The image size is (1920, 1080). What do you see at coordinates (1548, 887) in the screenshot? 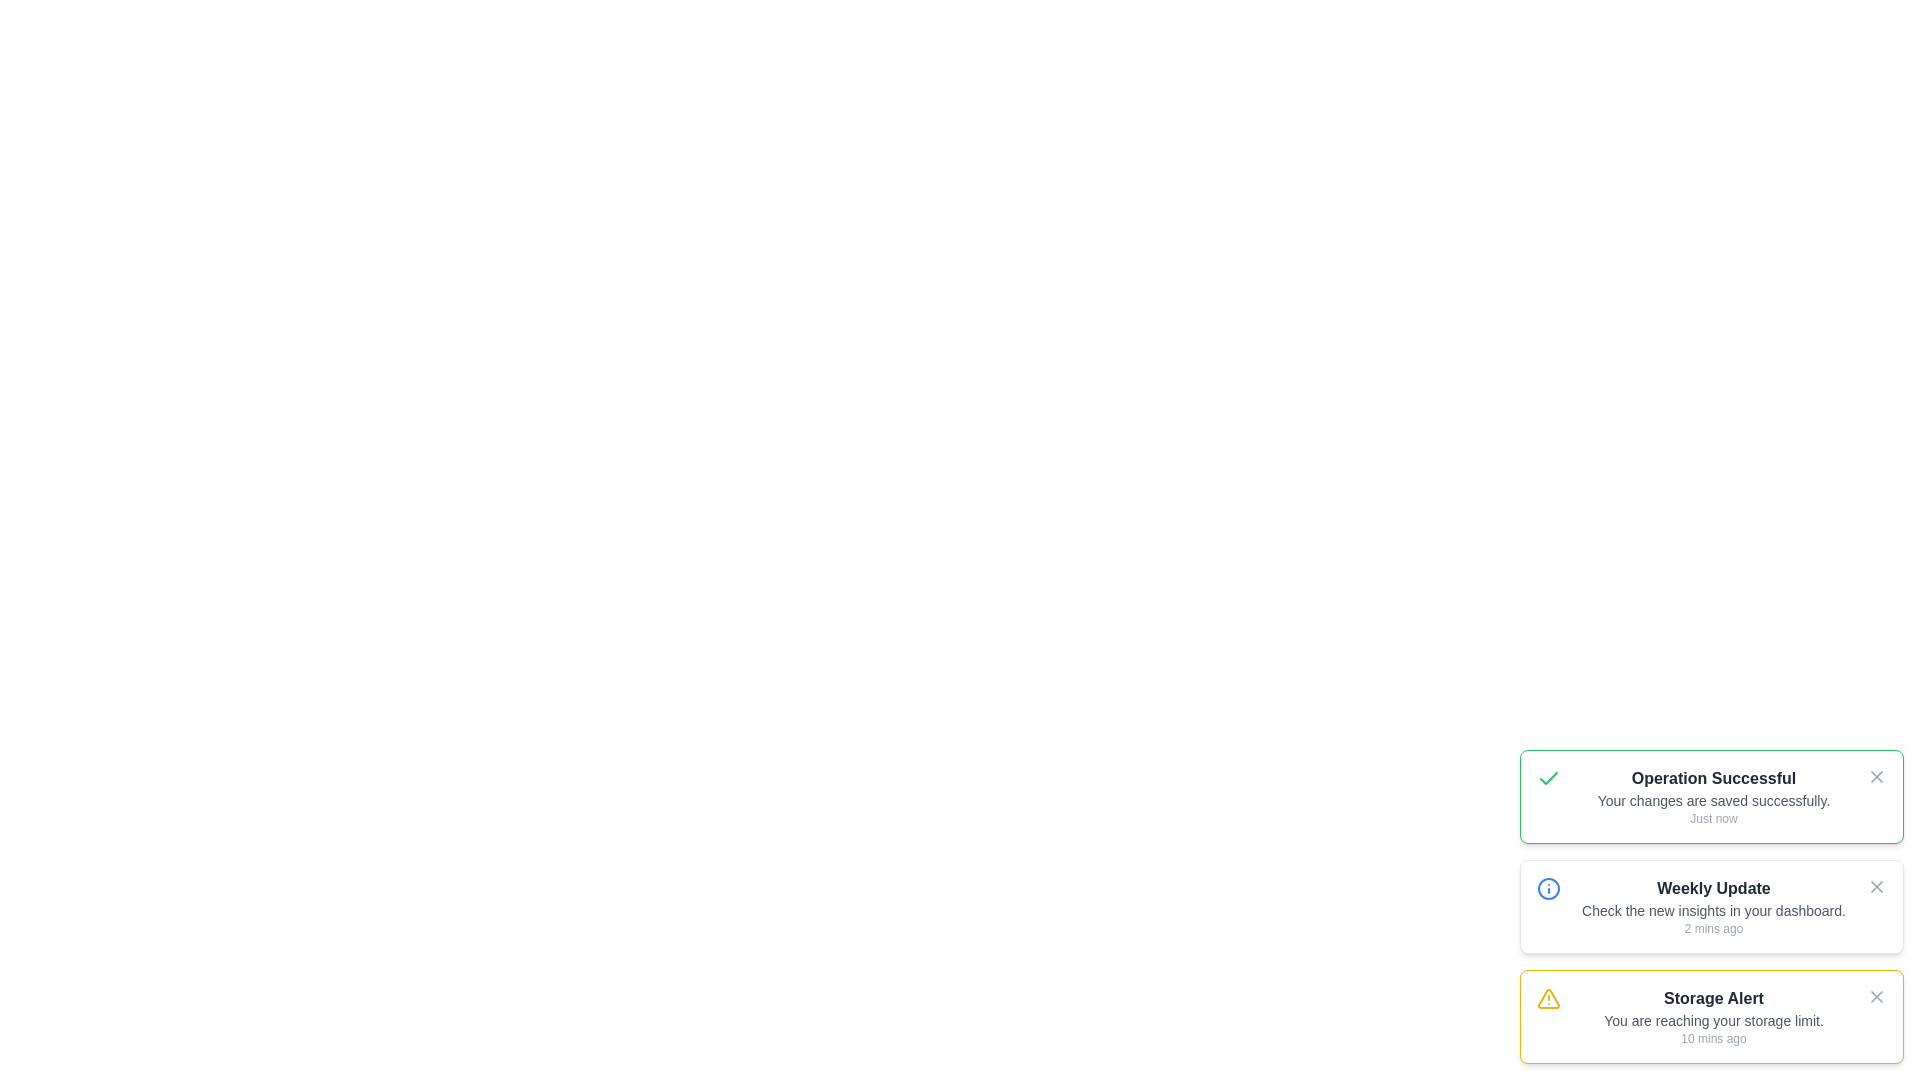
I see `the informational indication icon related to the 'Weekly Update' notification located in the top-left corner of the notification box` at bounding box center [1548, 887].